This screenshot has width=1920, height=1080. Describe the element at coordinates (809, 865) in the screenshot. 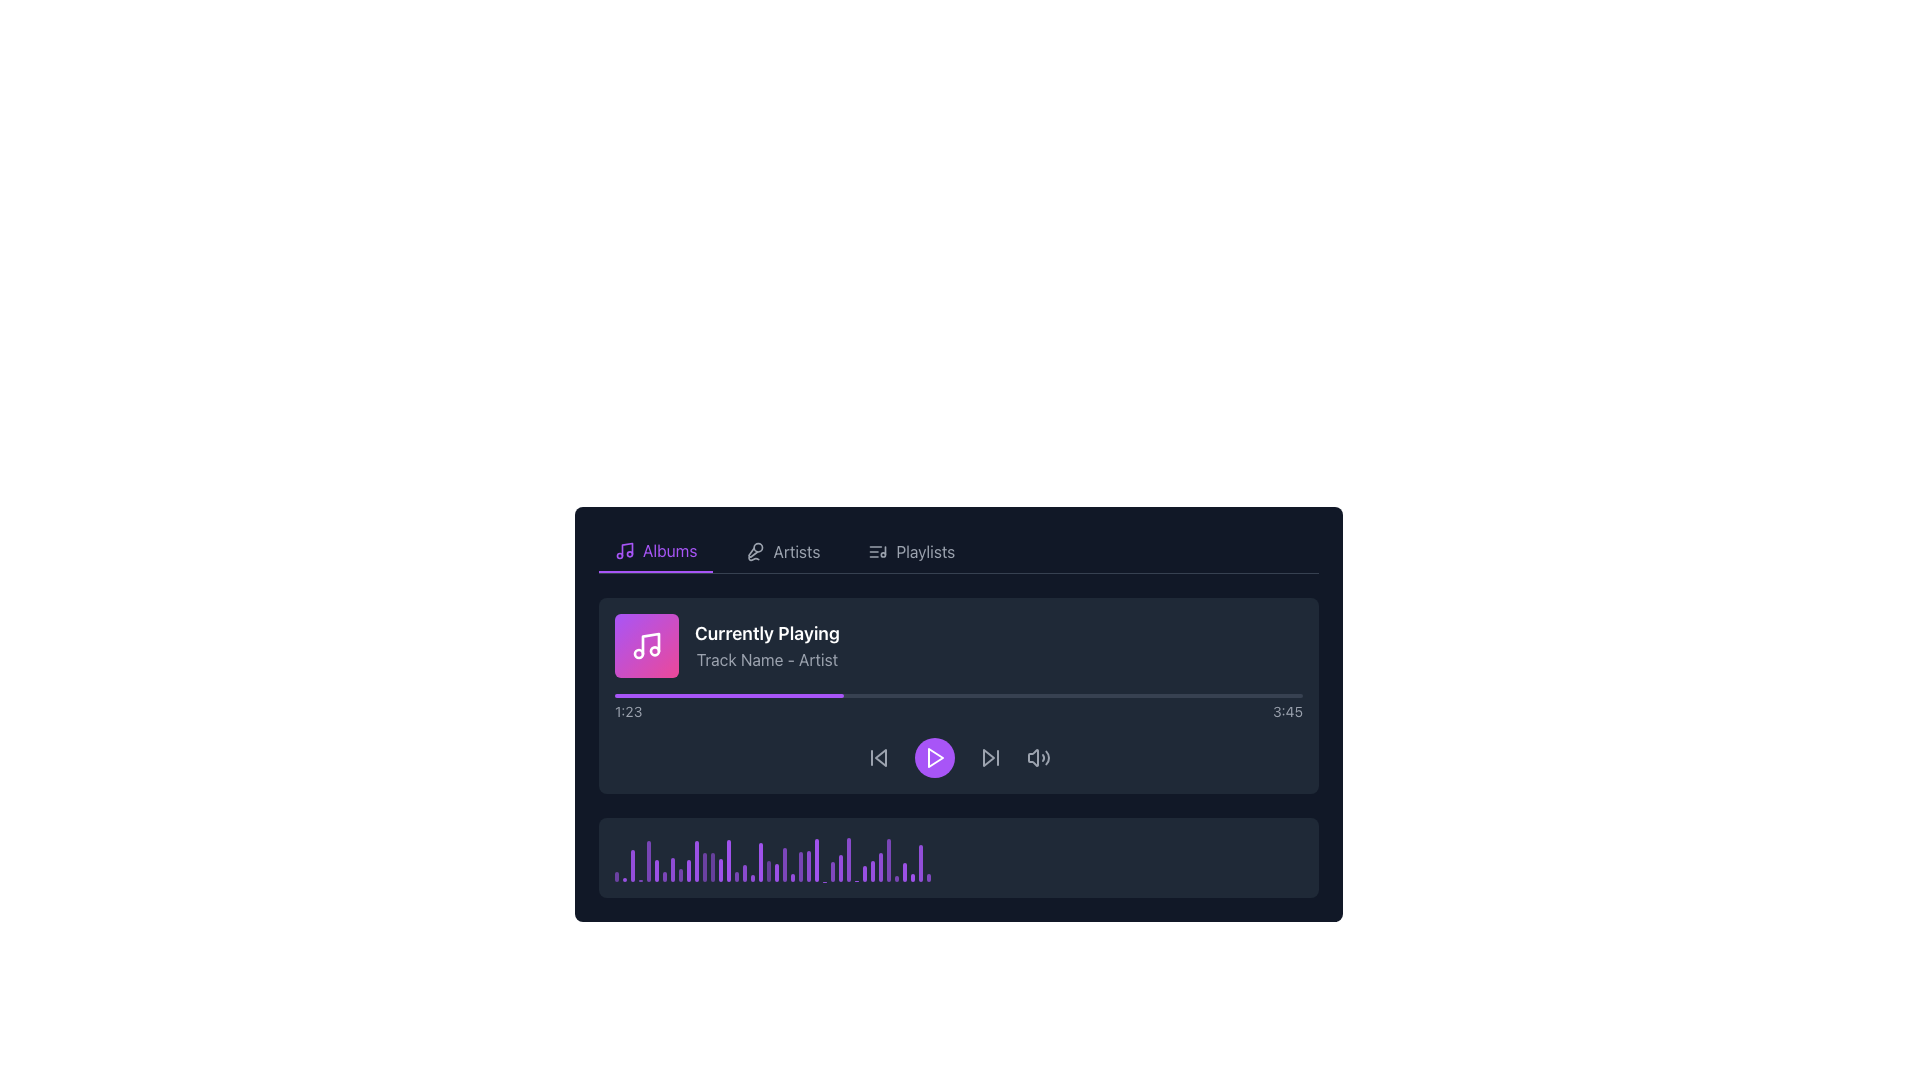

I see `the 25th progress bar segment in the audio visualization display at the bottom of the media player interface` at that location.